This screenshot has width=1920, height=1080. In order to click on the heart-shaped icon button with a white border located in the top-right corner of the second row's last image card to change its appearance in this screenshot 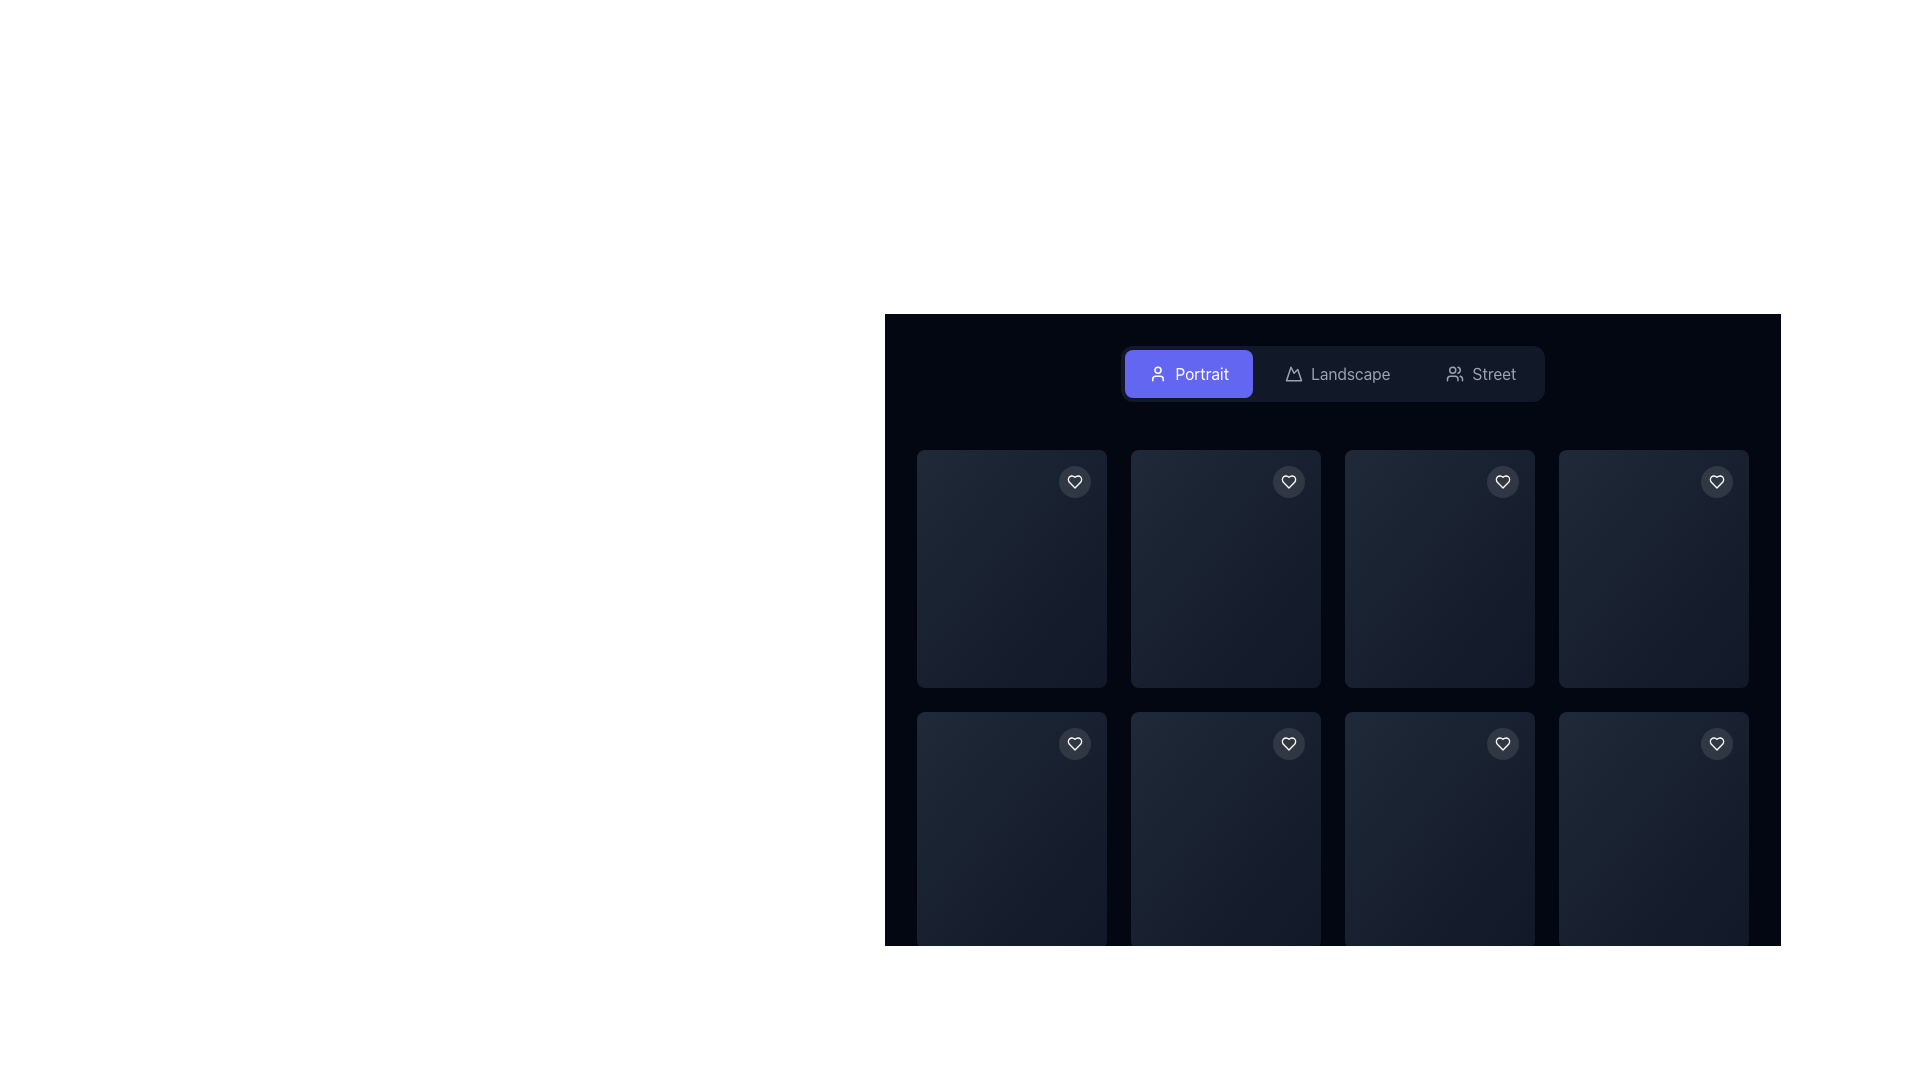, I will do `click(1074, 743)`.